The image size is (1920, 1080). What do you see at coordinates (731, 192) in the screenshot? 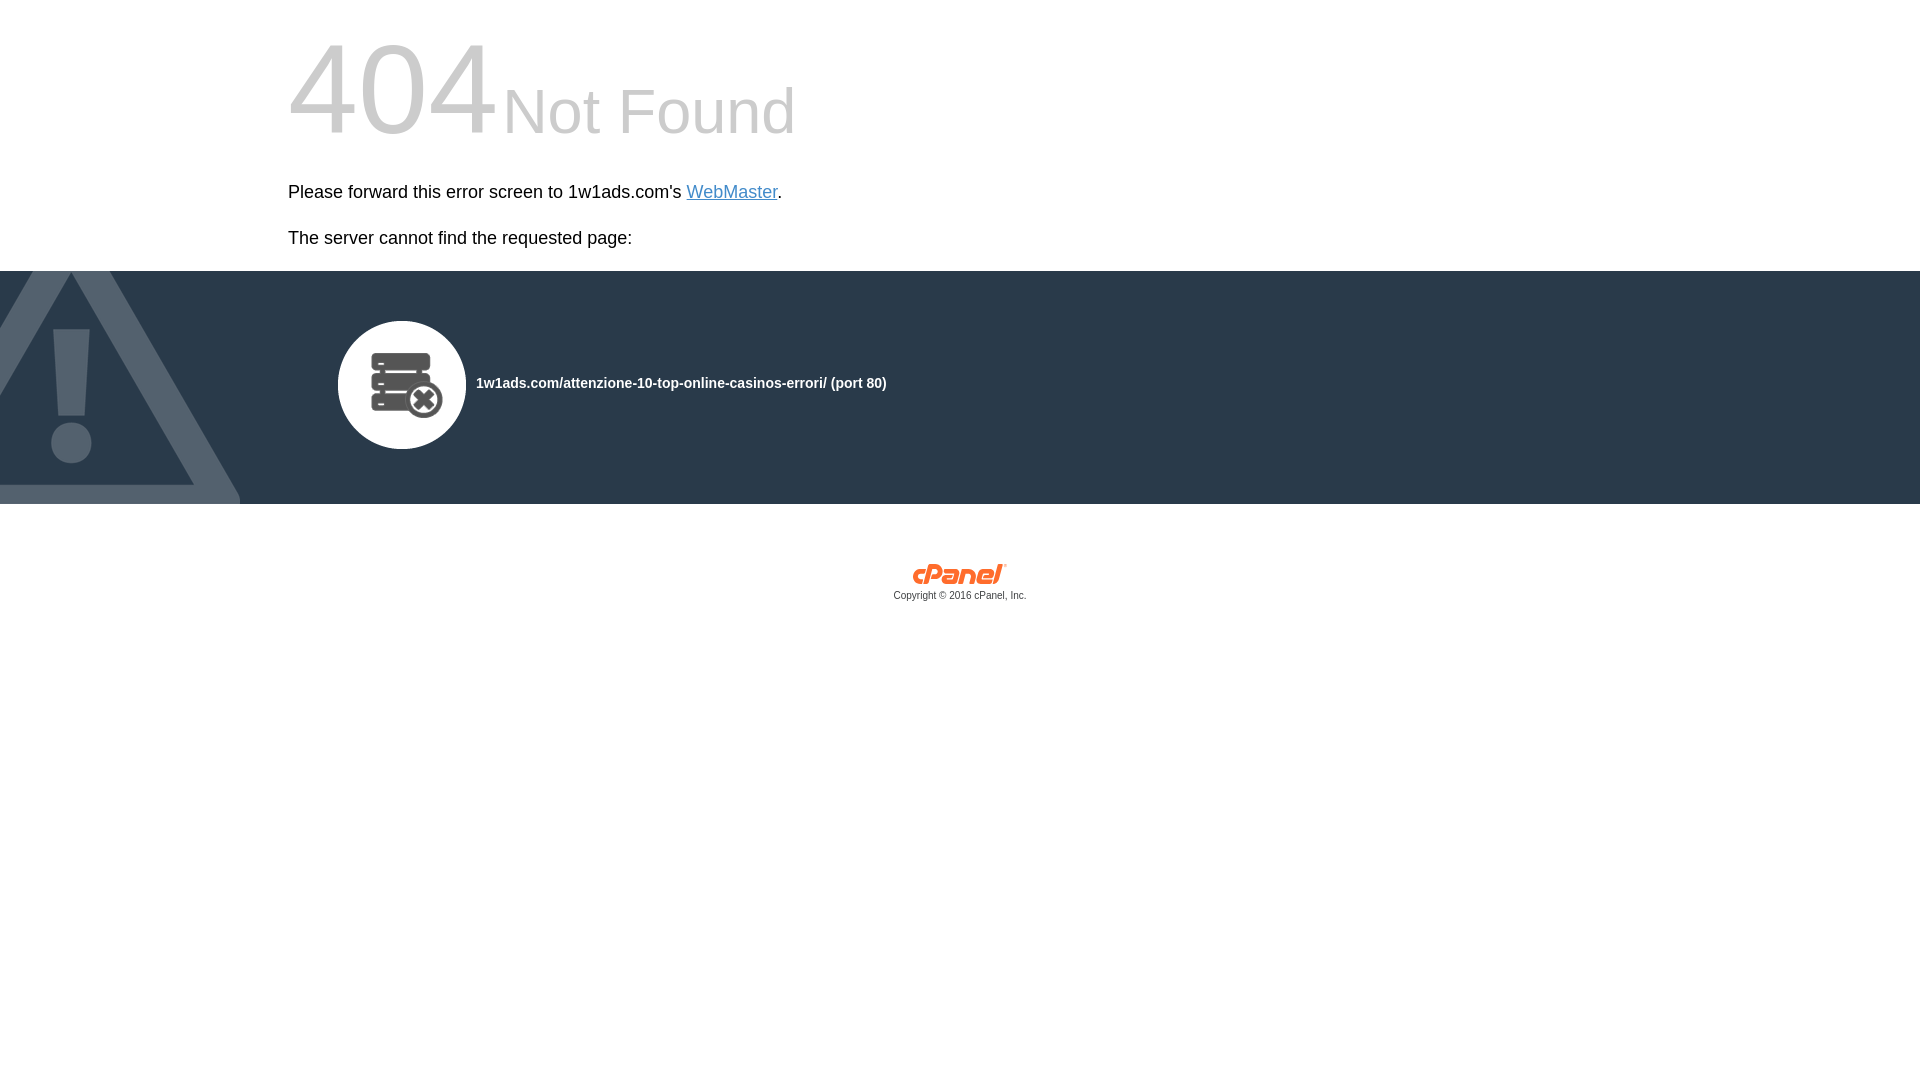
I see `'WebMaster'` at bounding box center [731, 192].